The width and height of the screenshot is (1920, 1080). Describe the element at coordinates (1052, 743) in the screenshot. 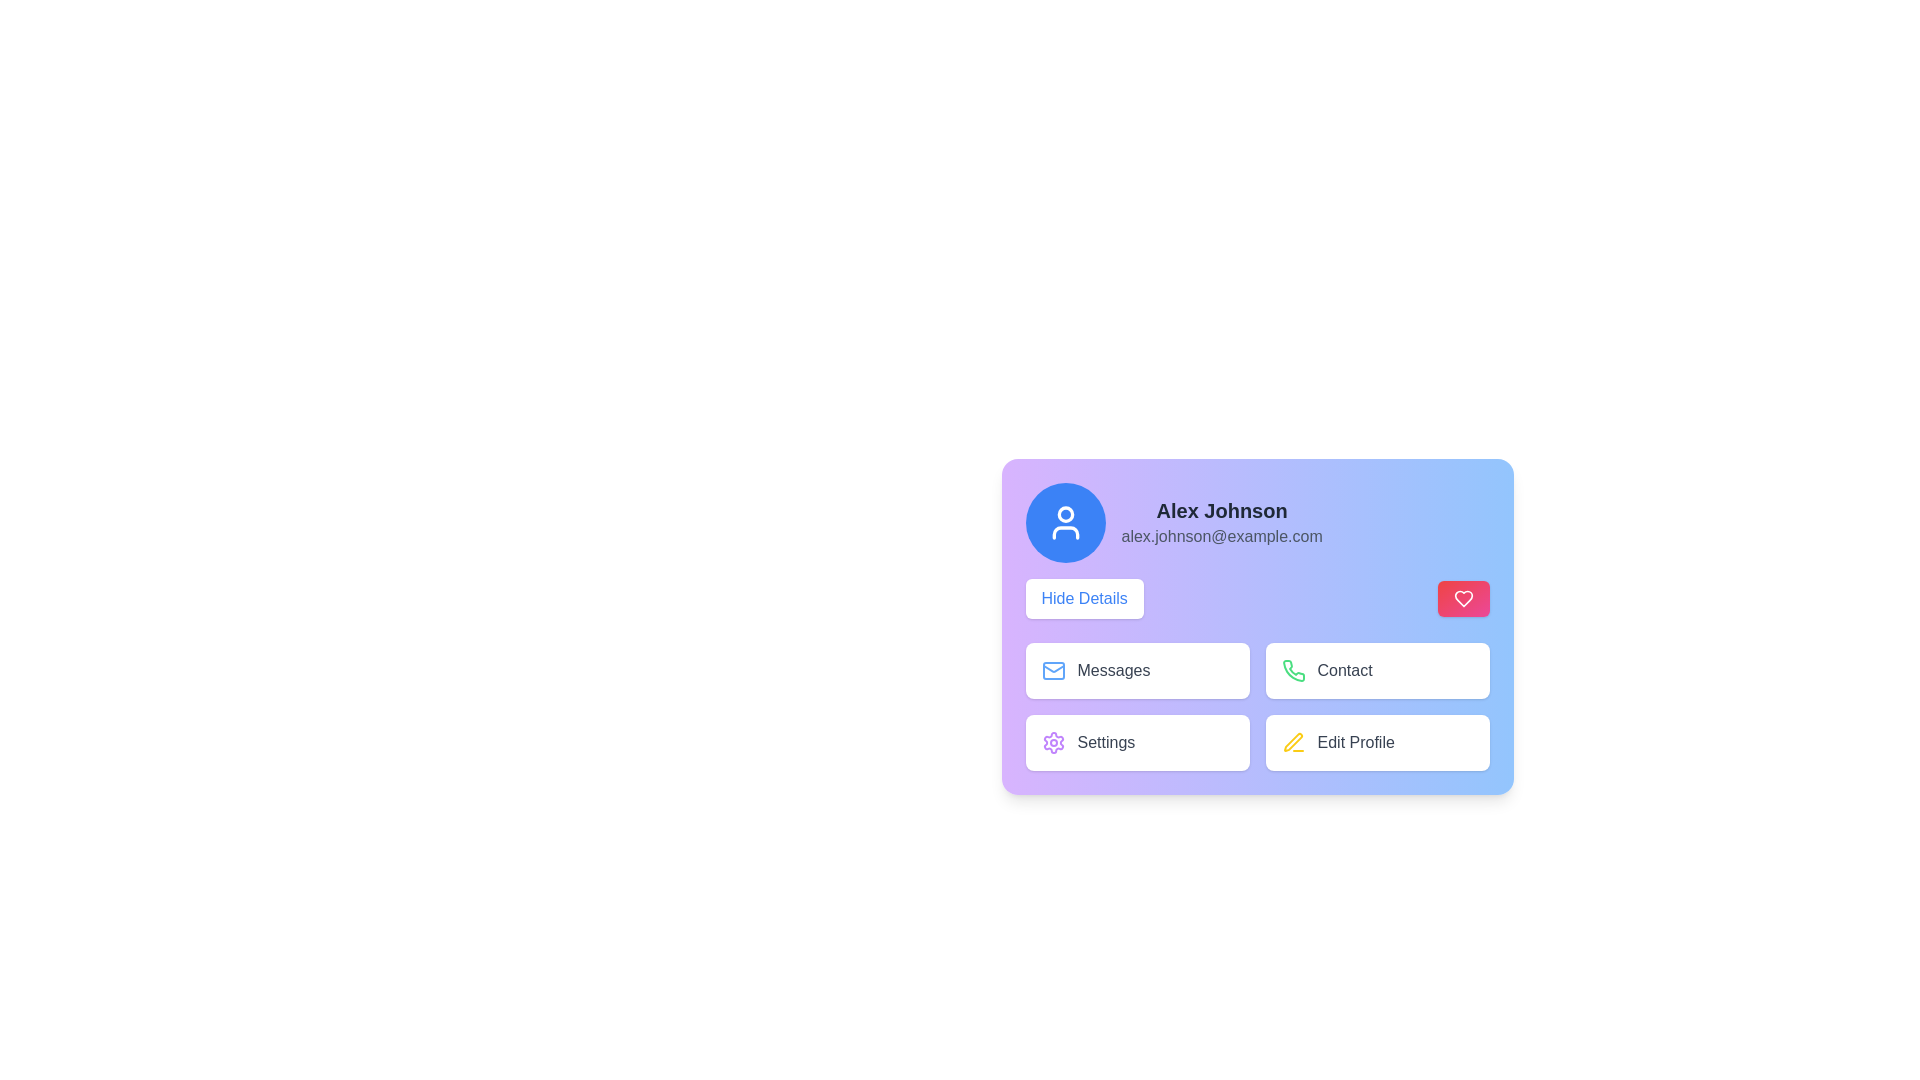

I see `the settings icon, which is the leftmost component of the 'Settings' button located at the bottom-left section of the card layout` at that location.